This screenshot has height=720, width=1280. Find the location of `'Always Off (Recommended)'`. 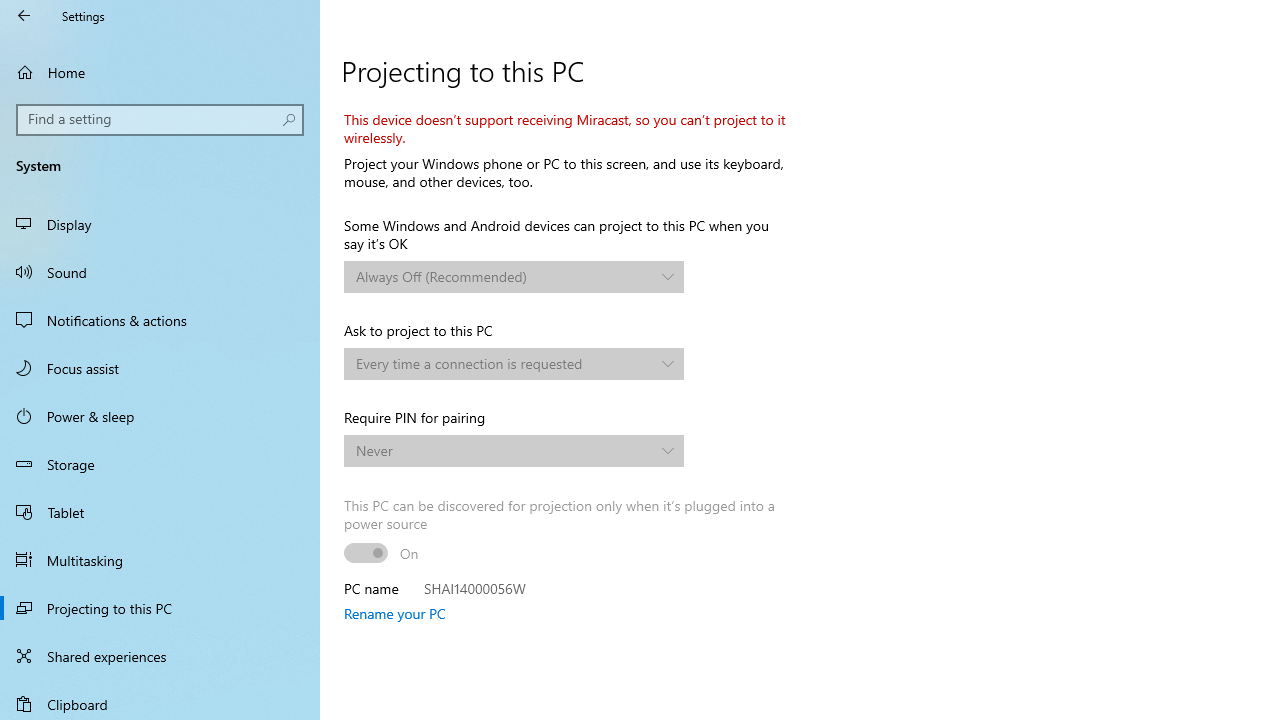

'Always Off (Recommended)' is located at coordinates (503, 276).